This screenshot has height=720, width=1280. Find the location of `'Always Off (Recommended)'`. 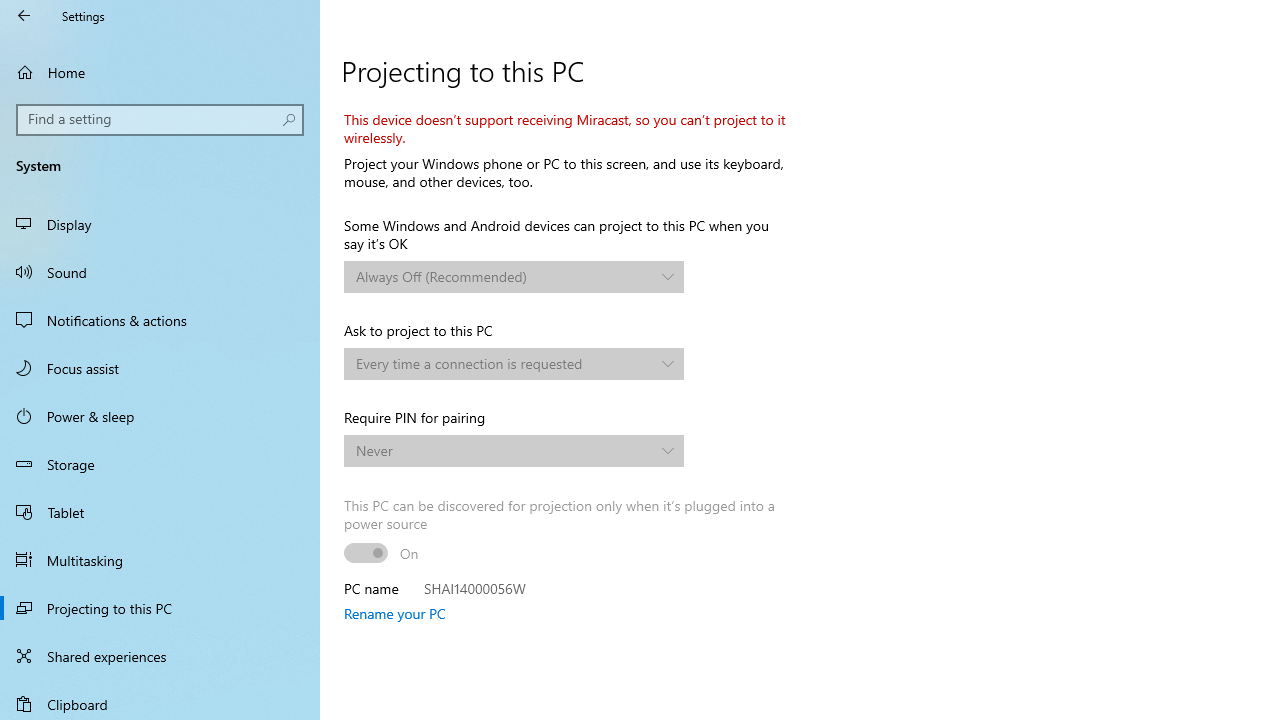

'Always Off (Recommended)' is located at coordinates (503, 276).